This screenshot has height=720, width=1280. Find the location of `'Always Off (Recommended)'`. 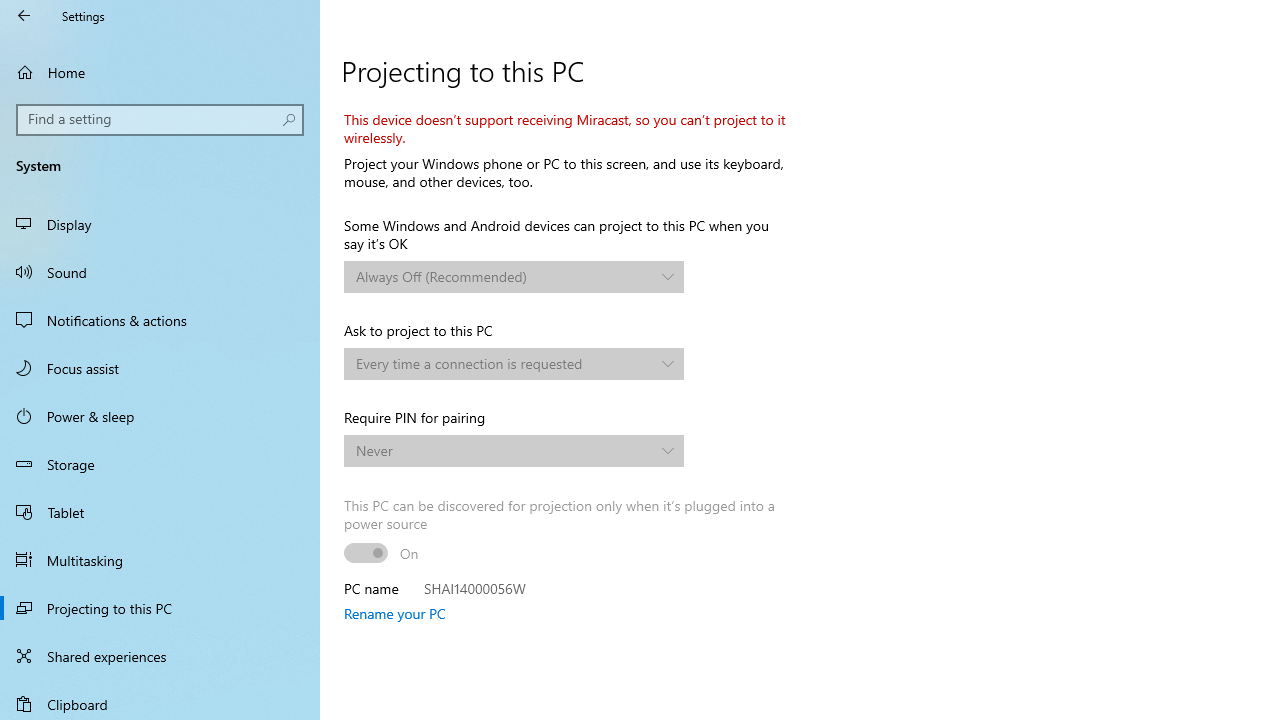

'Always Off (Recommended)' is located at coordinates (503, 276).